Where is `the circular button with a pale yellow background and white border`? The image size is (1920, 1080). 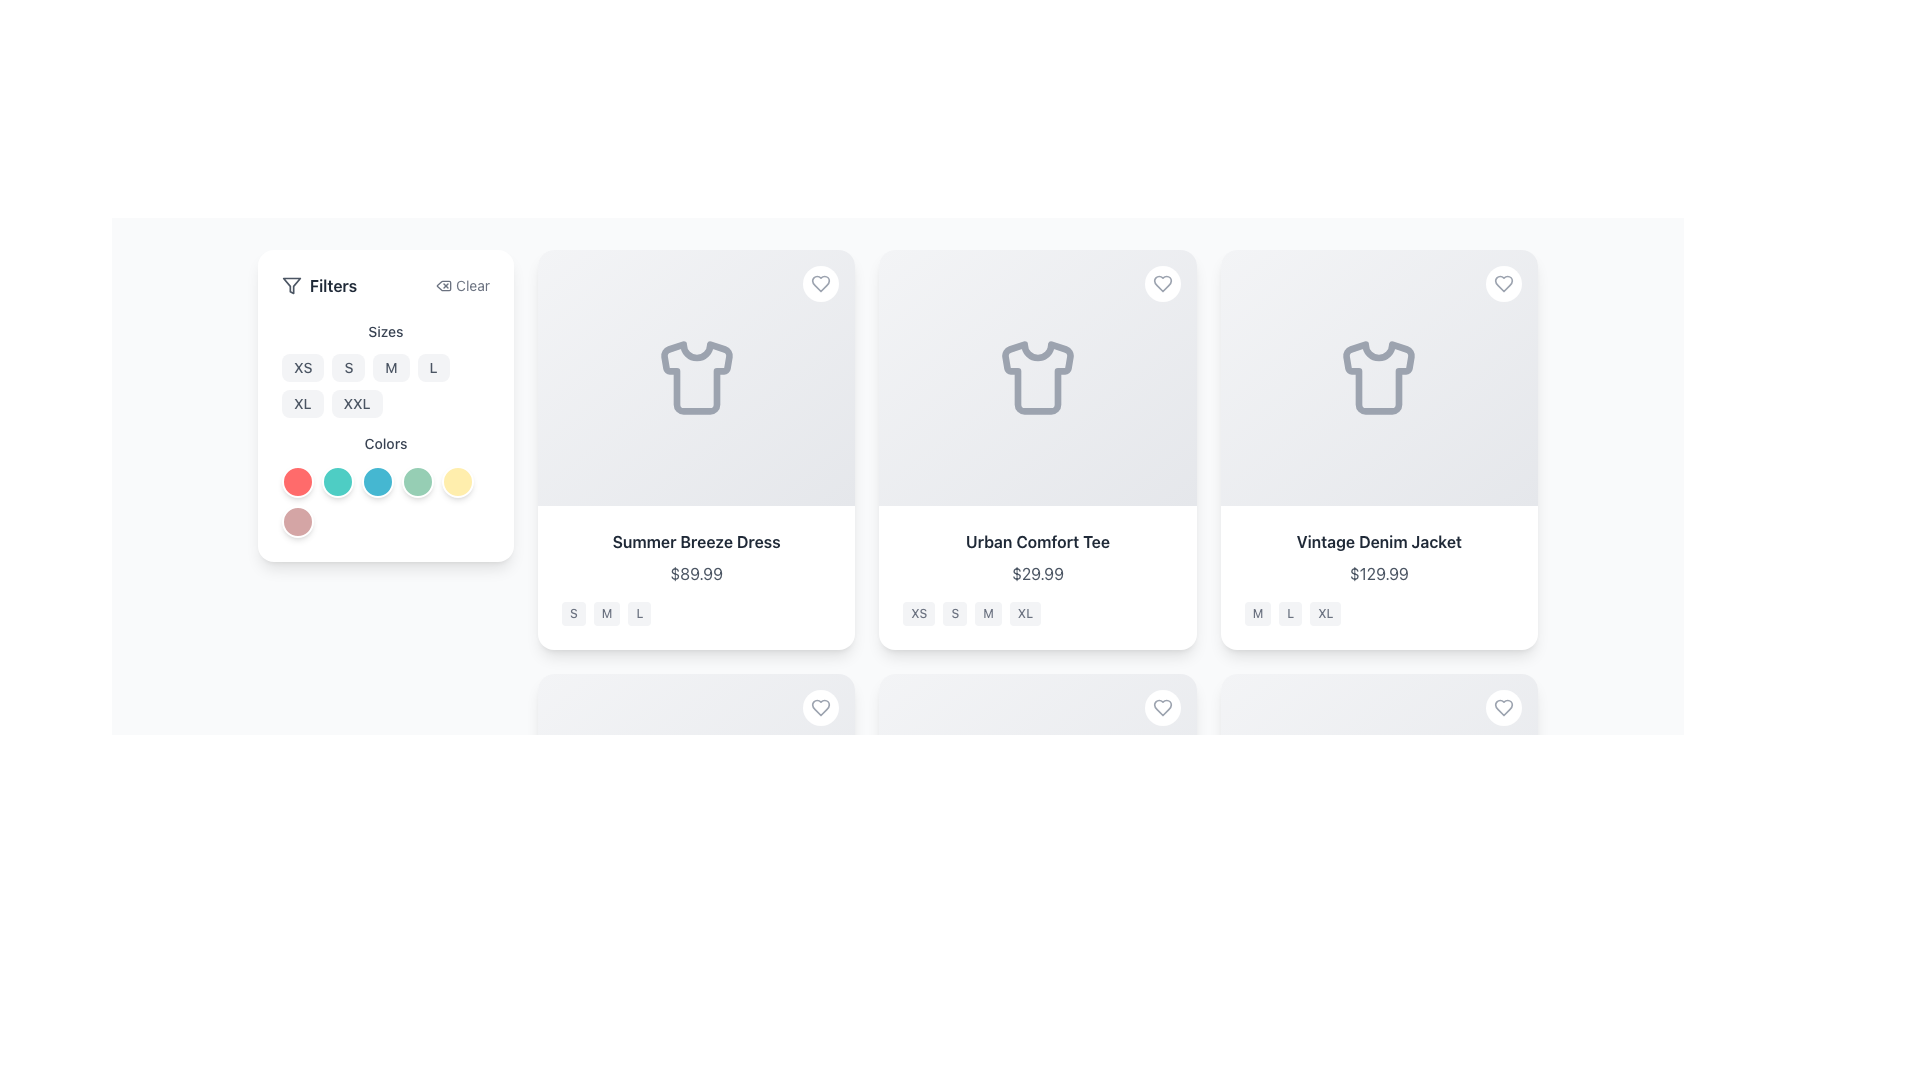
the circular button with a pale yellow background and white border is located at coordinates (456, 482).